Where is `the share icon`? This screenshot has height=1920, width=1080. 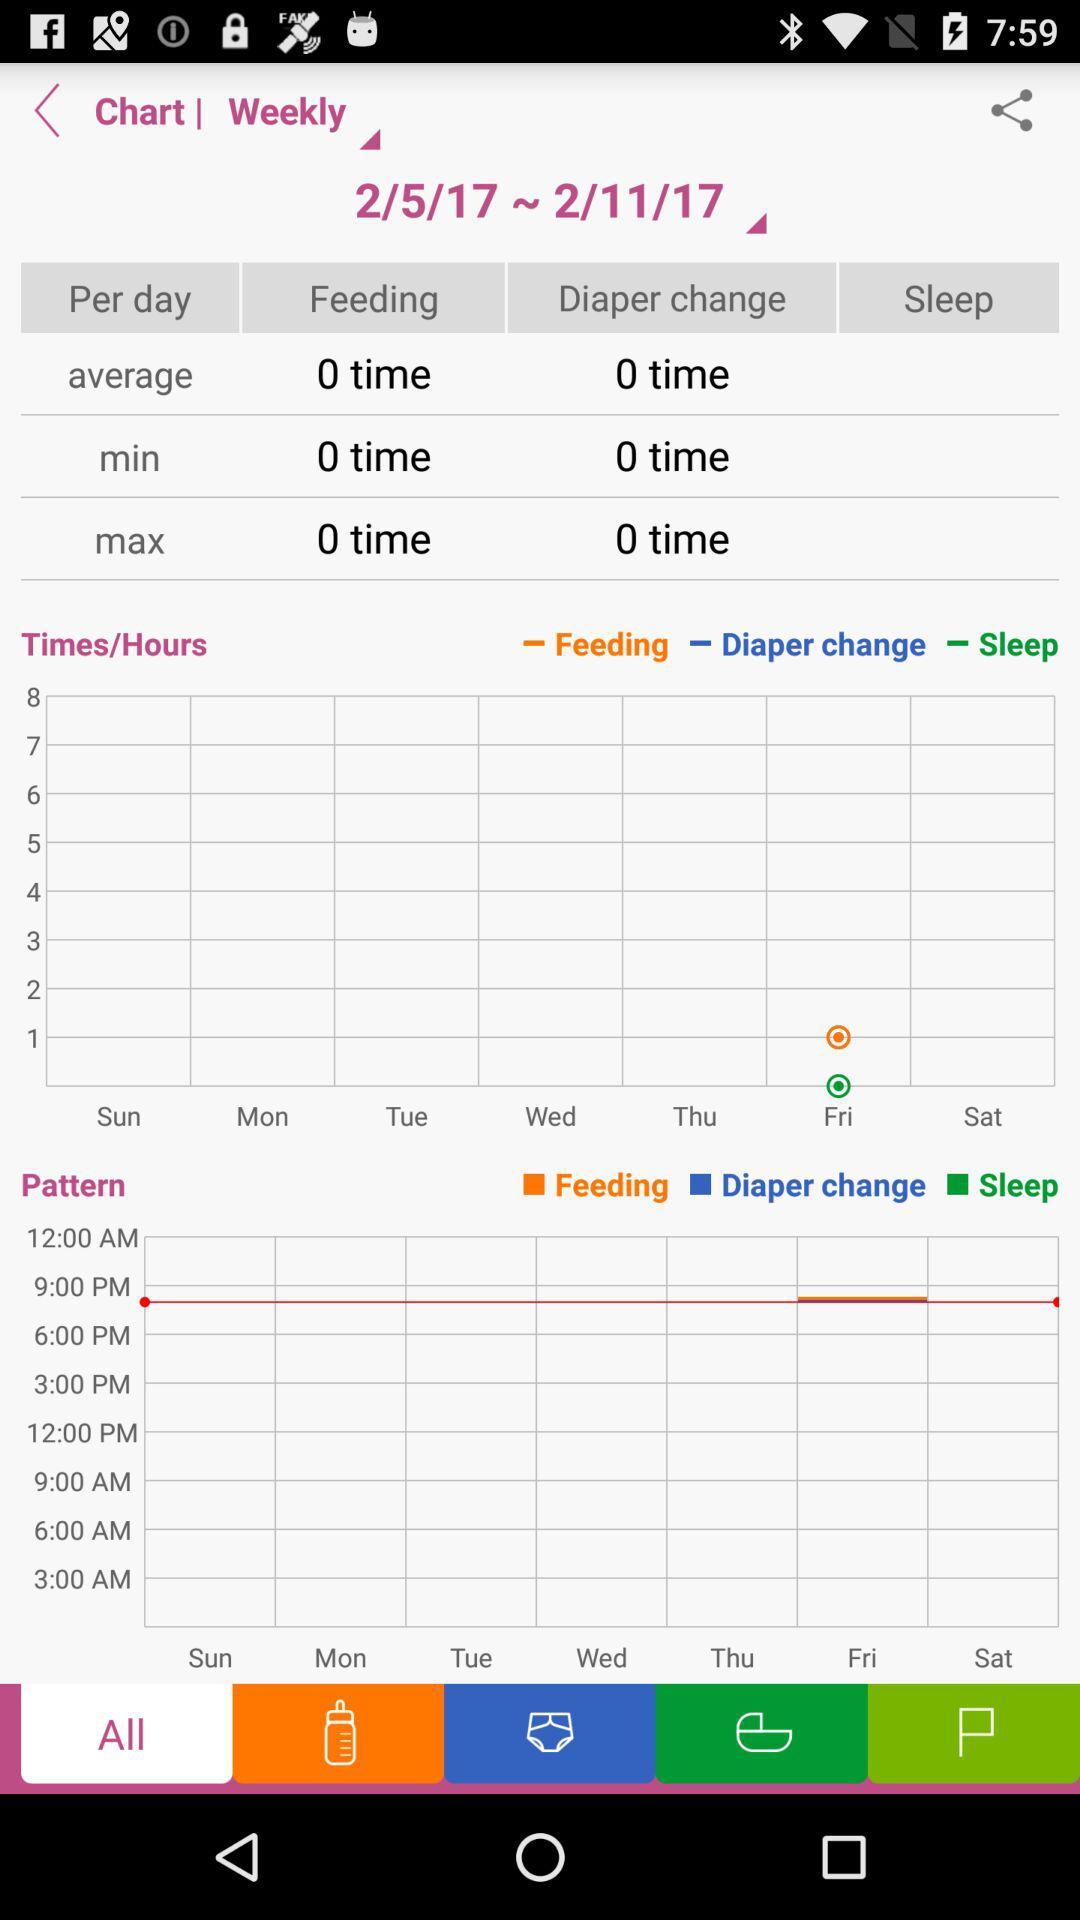 the share icon is located at coordinates (1022, 117).